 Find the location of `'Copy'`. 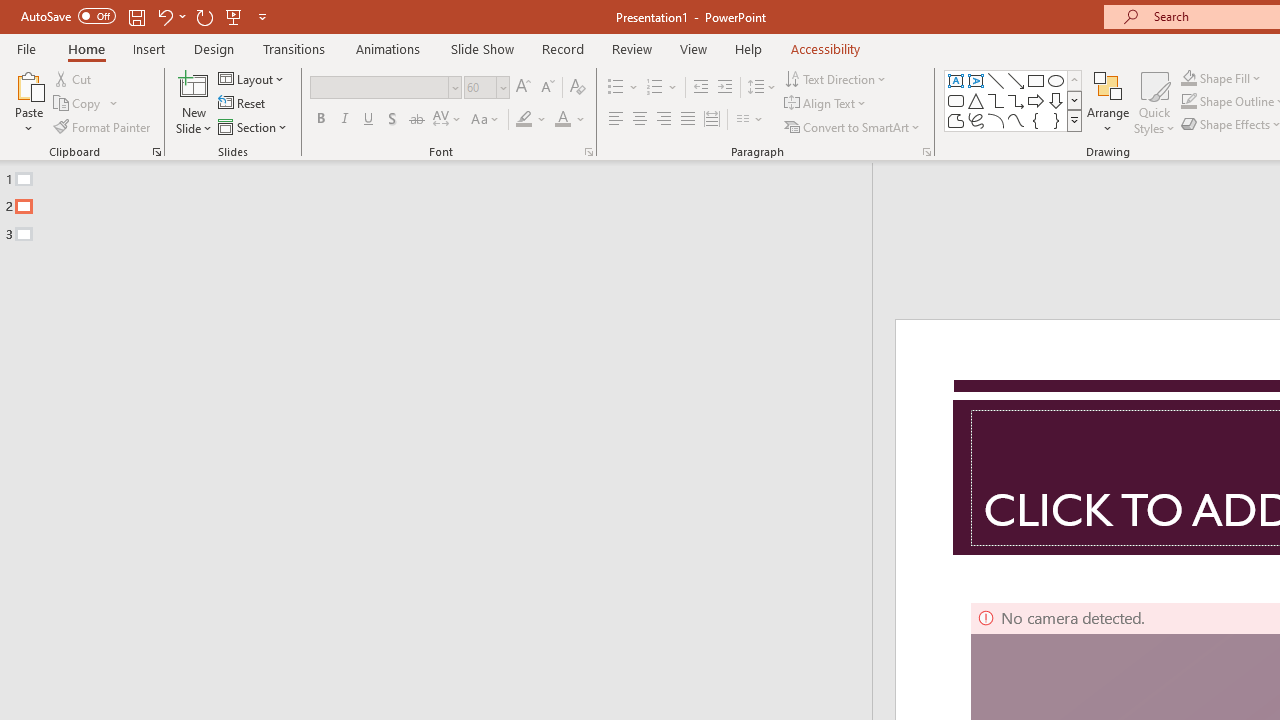

'Copy' is located at coordinates (85, 103).